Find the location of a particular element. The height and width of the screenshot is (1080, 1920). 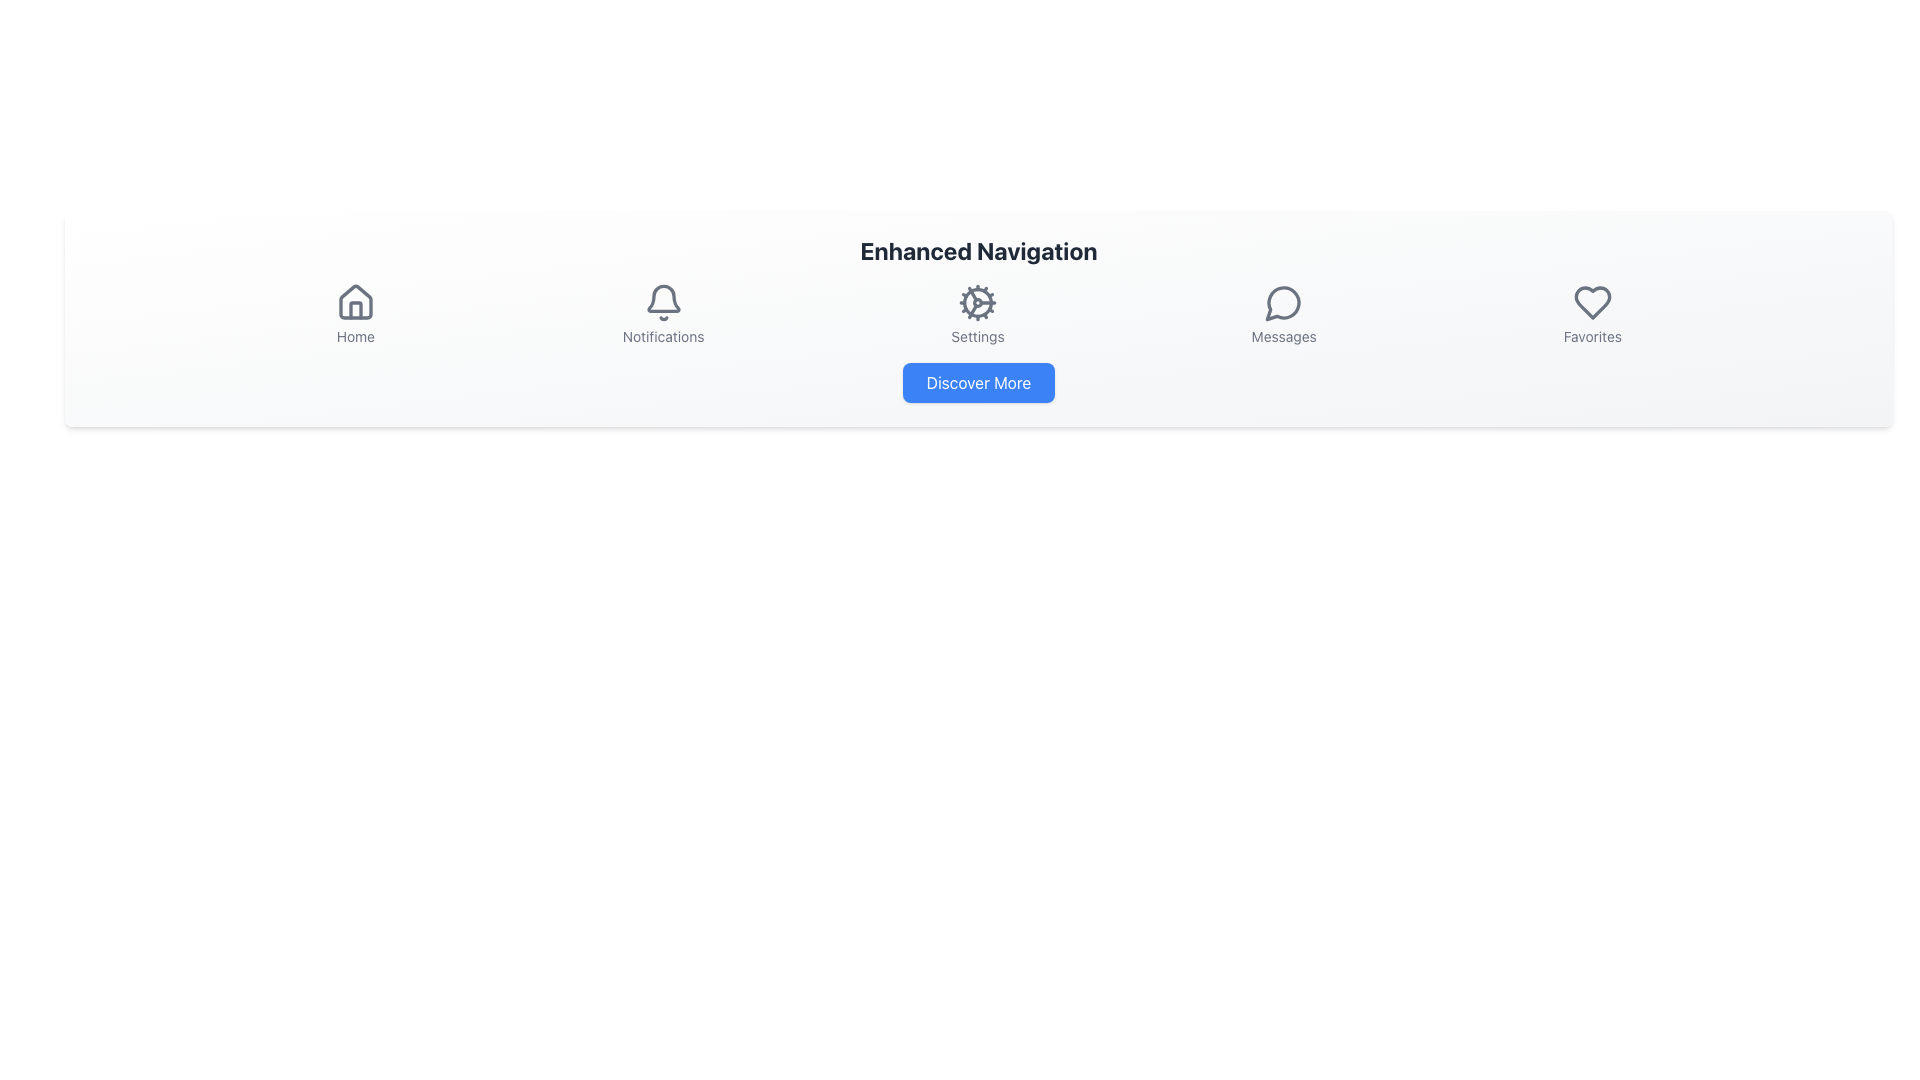

an icon within the horizontal navigation bar located below the 'Enhanced Navigation' header is located at coordinates (979, 315).